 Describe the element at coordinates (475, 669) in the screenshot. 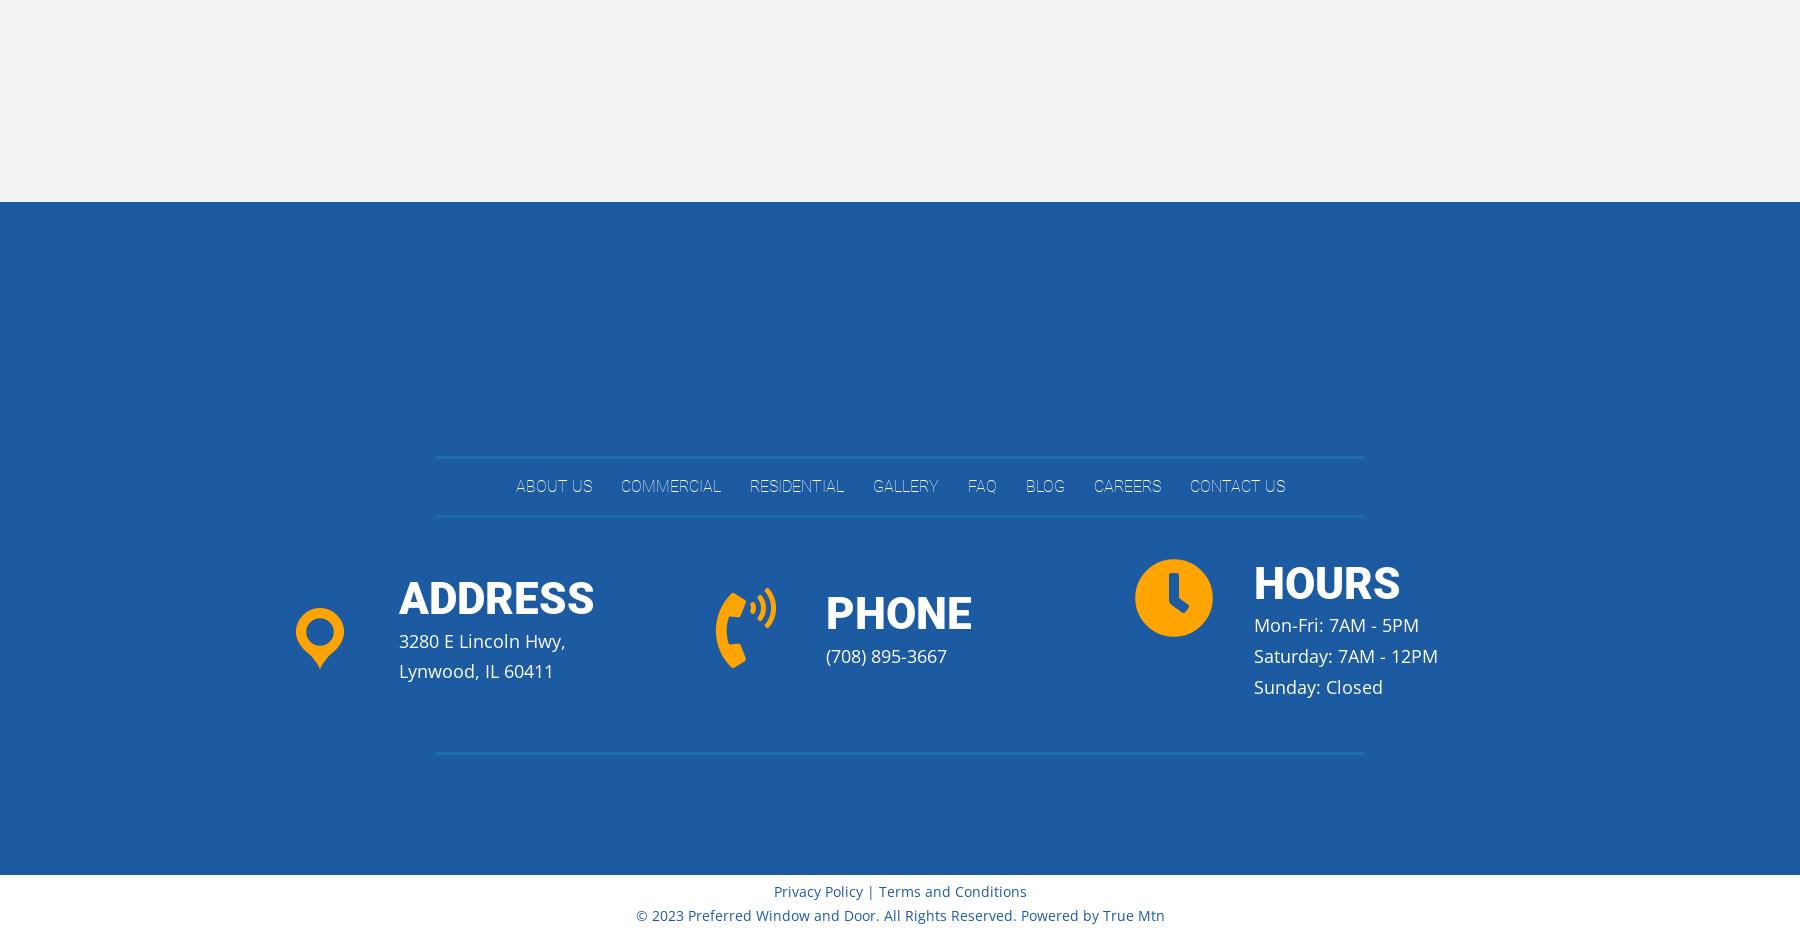

I see `'Lynwood, IL 60411'` at that location.